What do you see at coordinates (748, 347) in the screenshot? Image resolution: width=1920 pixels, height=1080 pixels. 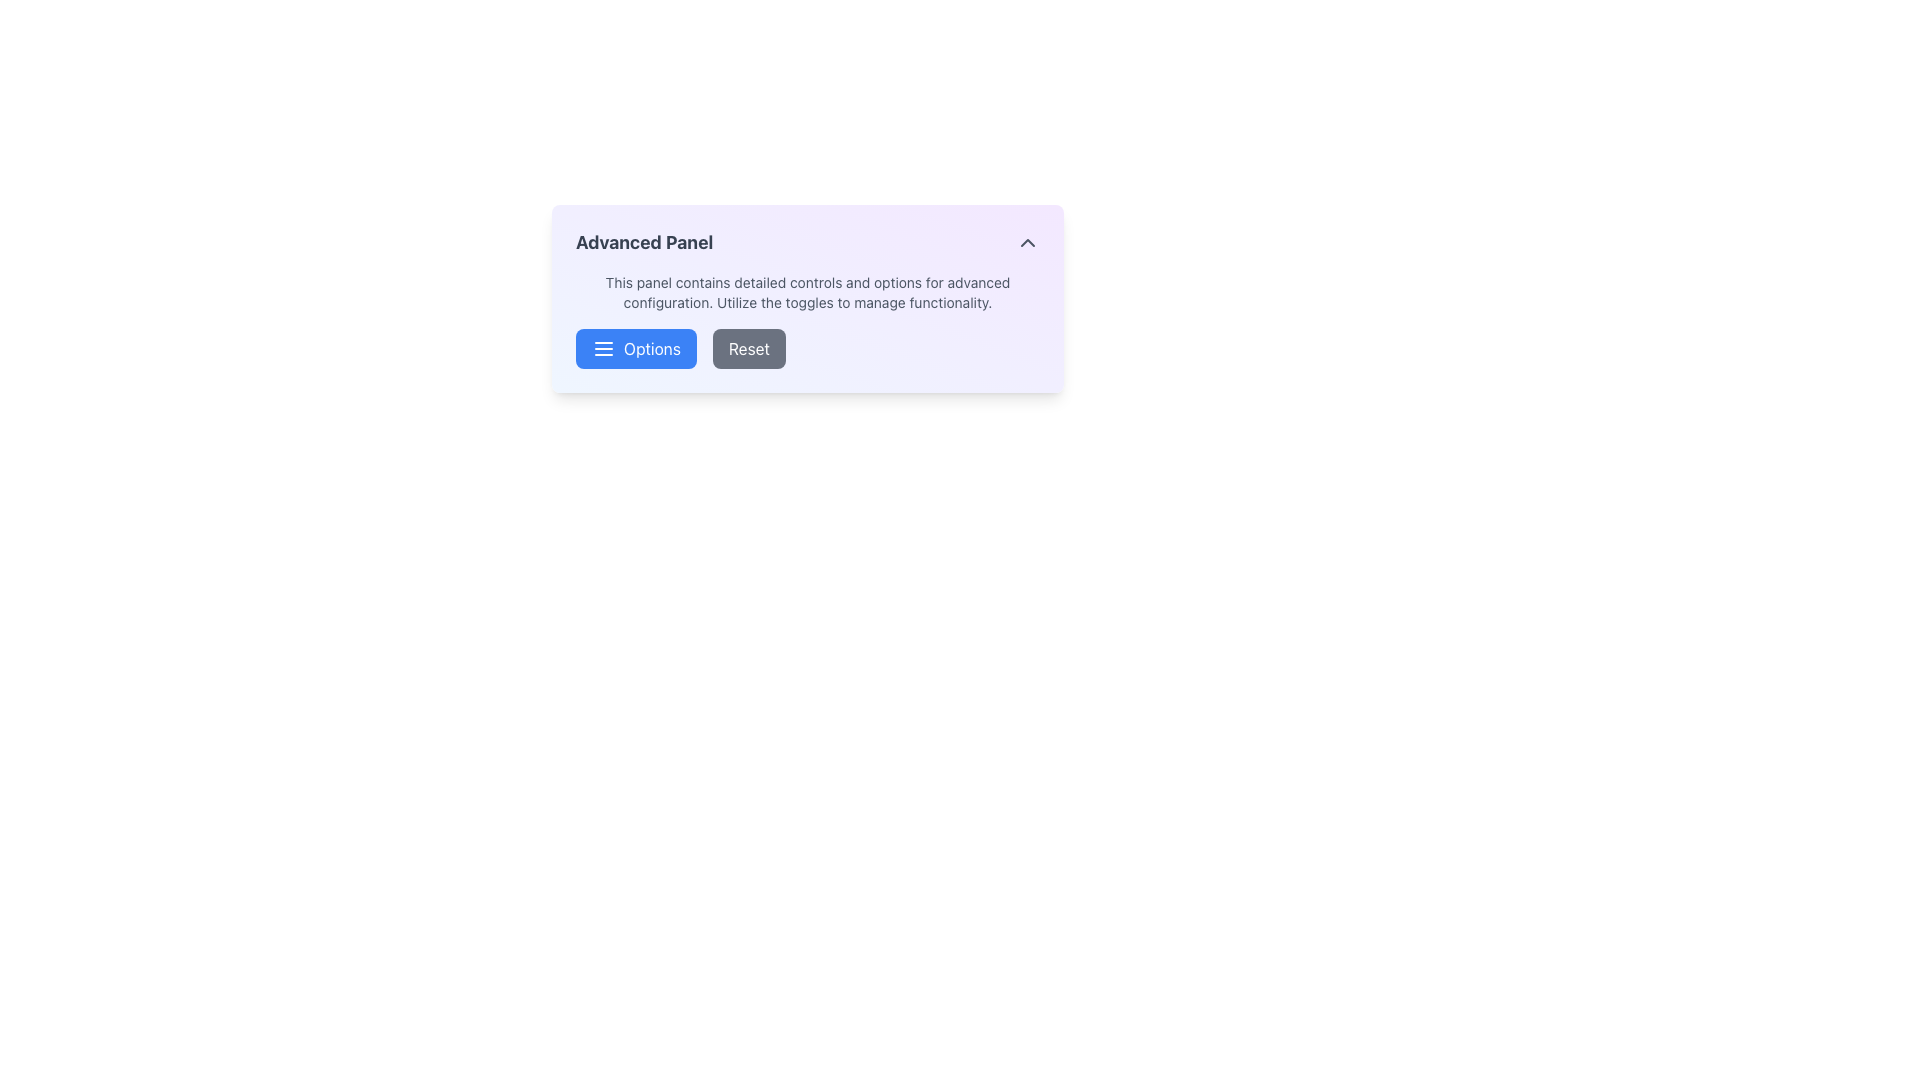 I see `the reset button located to the right of the 'Options' button in the 'Advanced Panel' to reset options to their default values` at bounding box center [748, 347].